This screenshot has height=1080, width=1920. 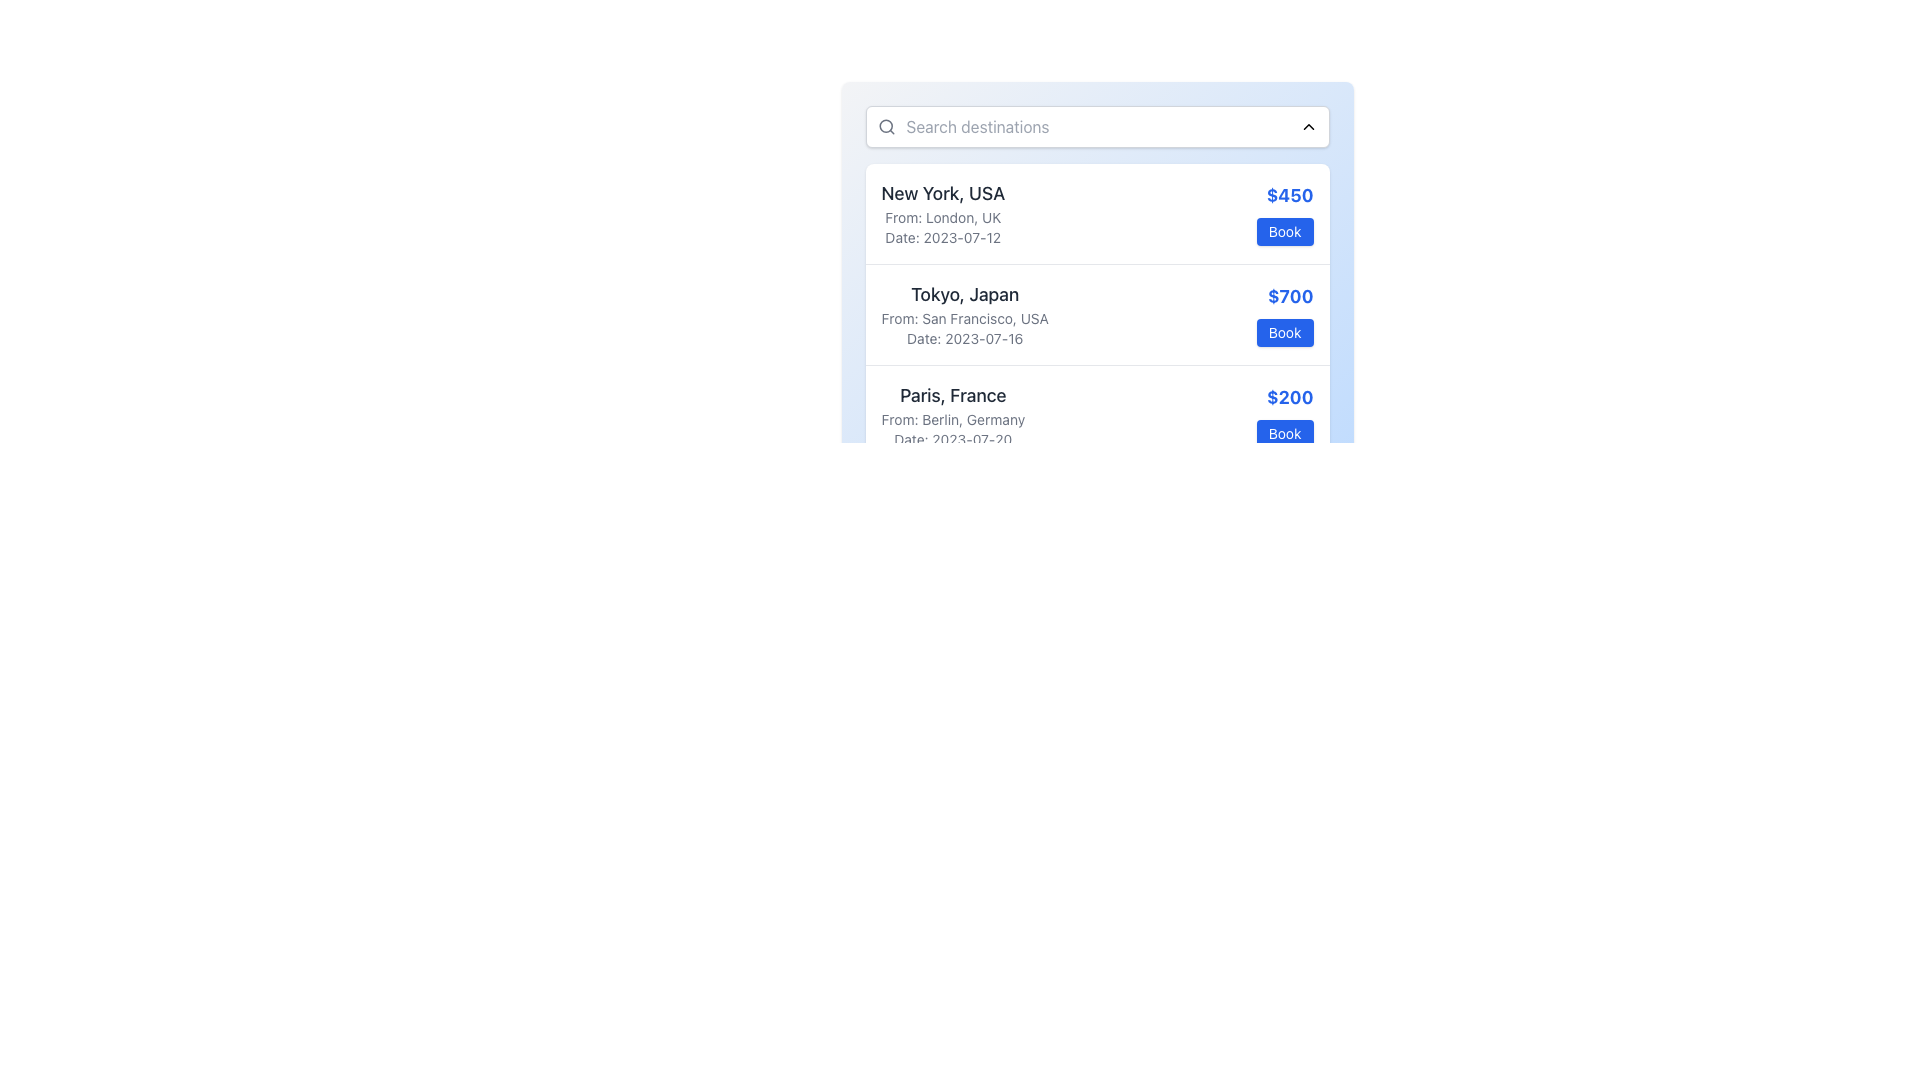 What do you see at coordinates (1285, 196) in the screenshot?
I see `the bold blue text label displaying '$450'` at bounding box center [1285, 196].